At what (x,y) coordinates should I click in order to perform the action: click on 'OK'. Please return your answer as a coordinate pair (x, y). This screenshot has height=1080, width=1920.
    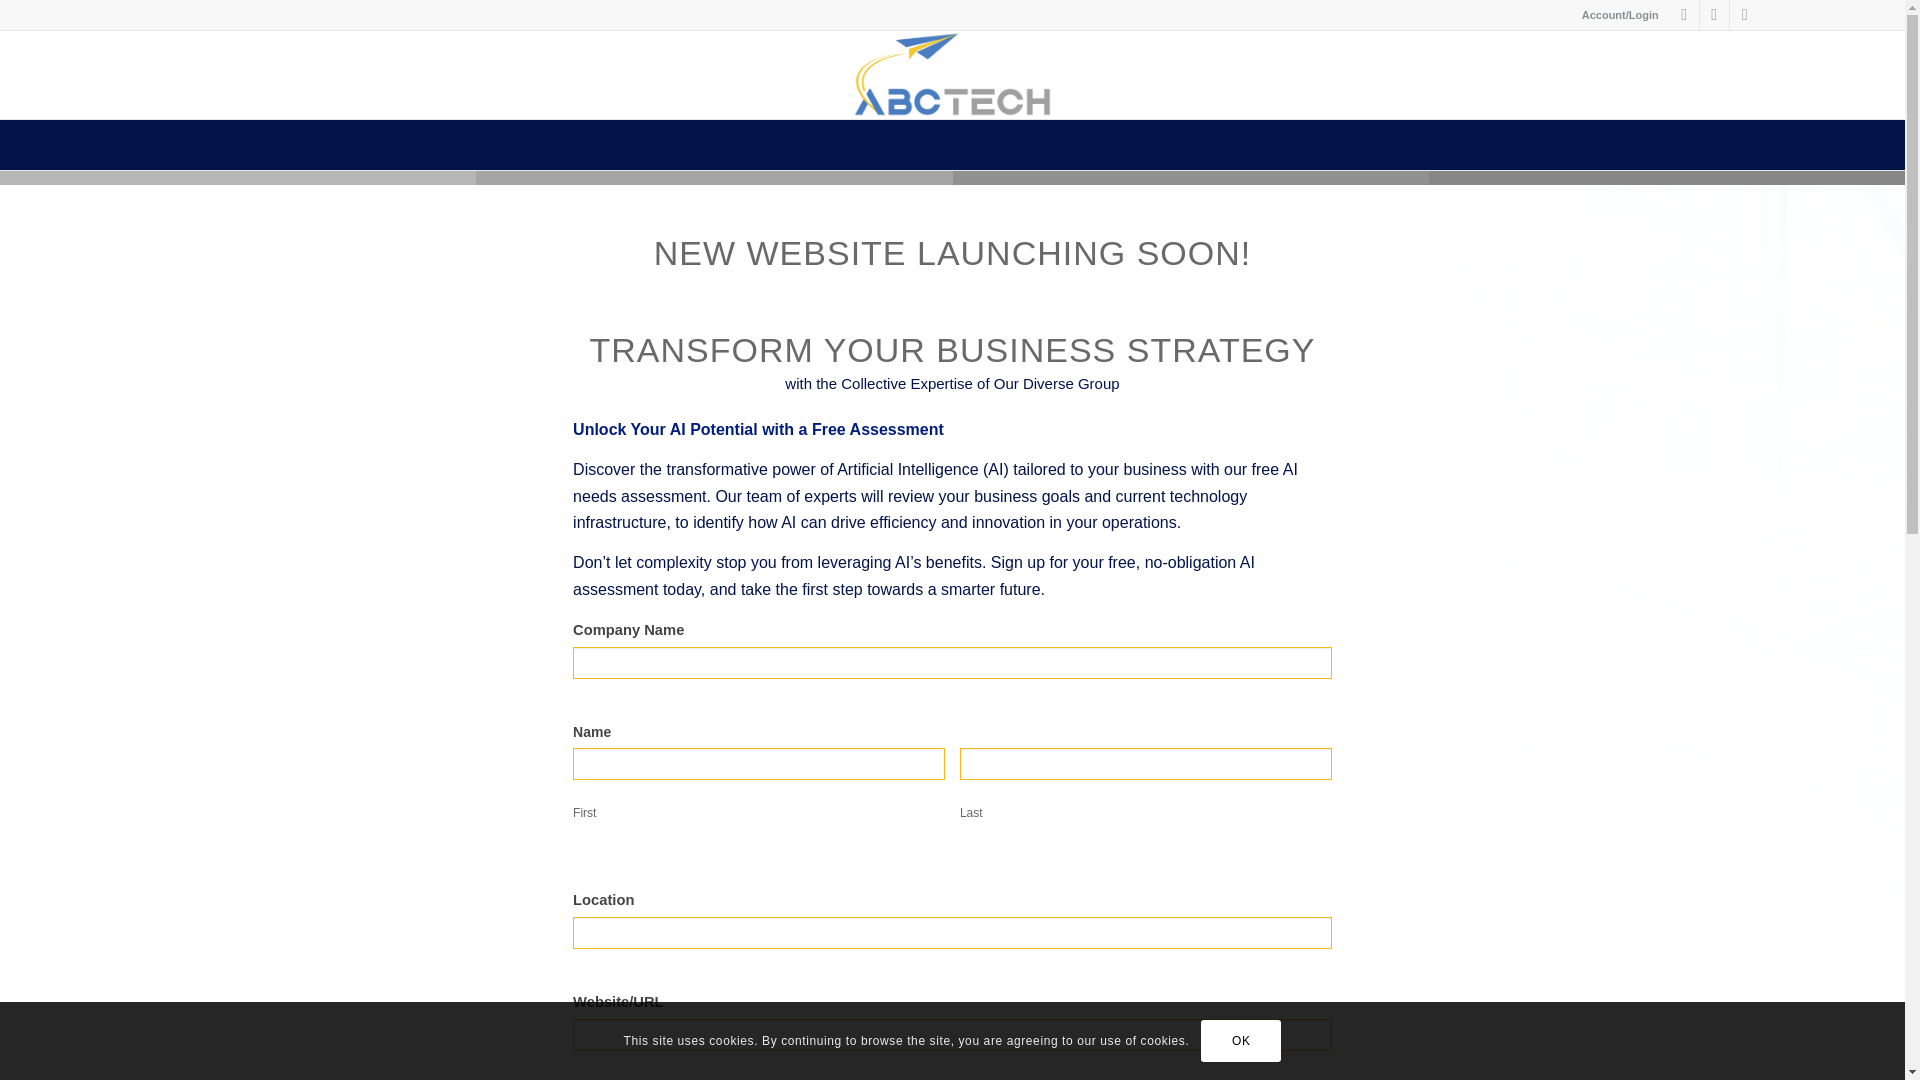
    Looking at the image, I should click on (1200, 1040).